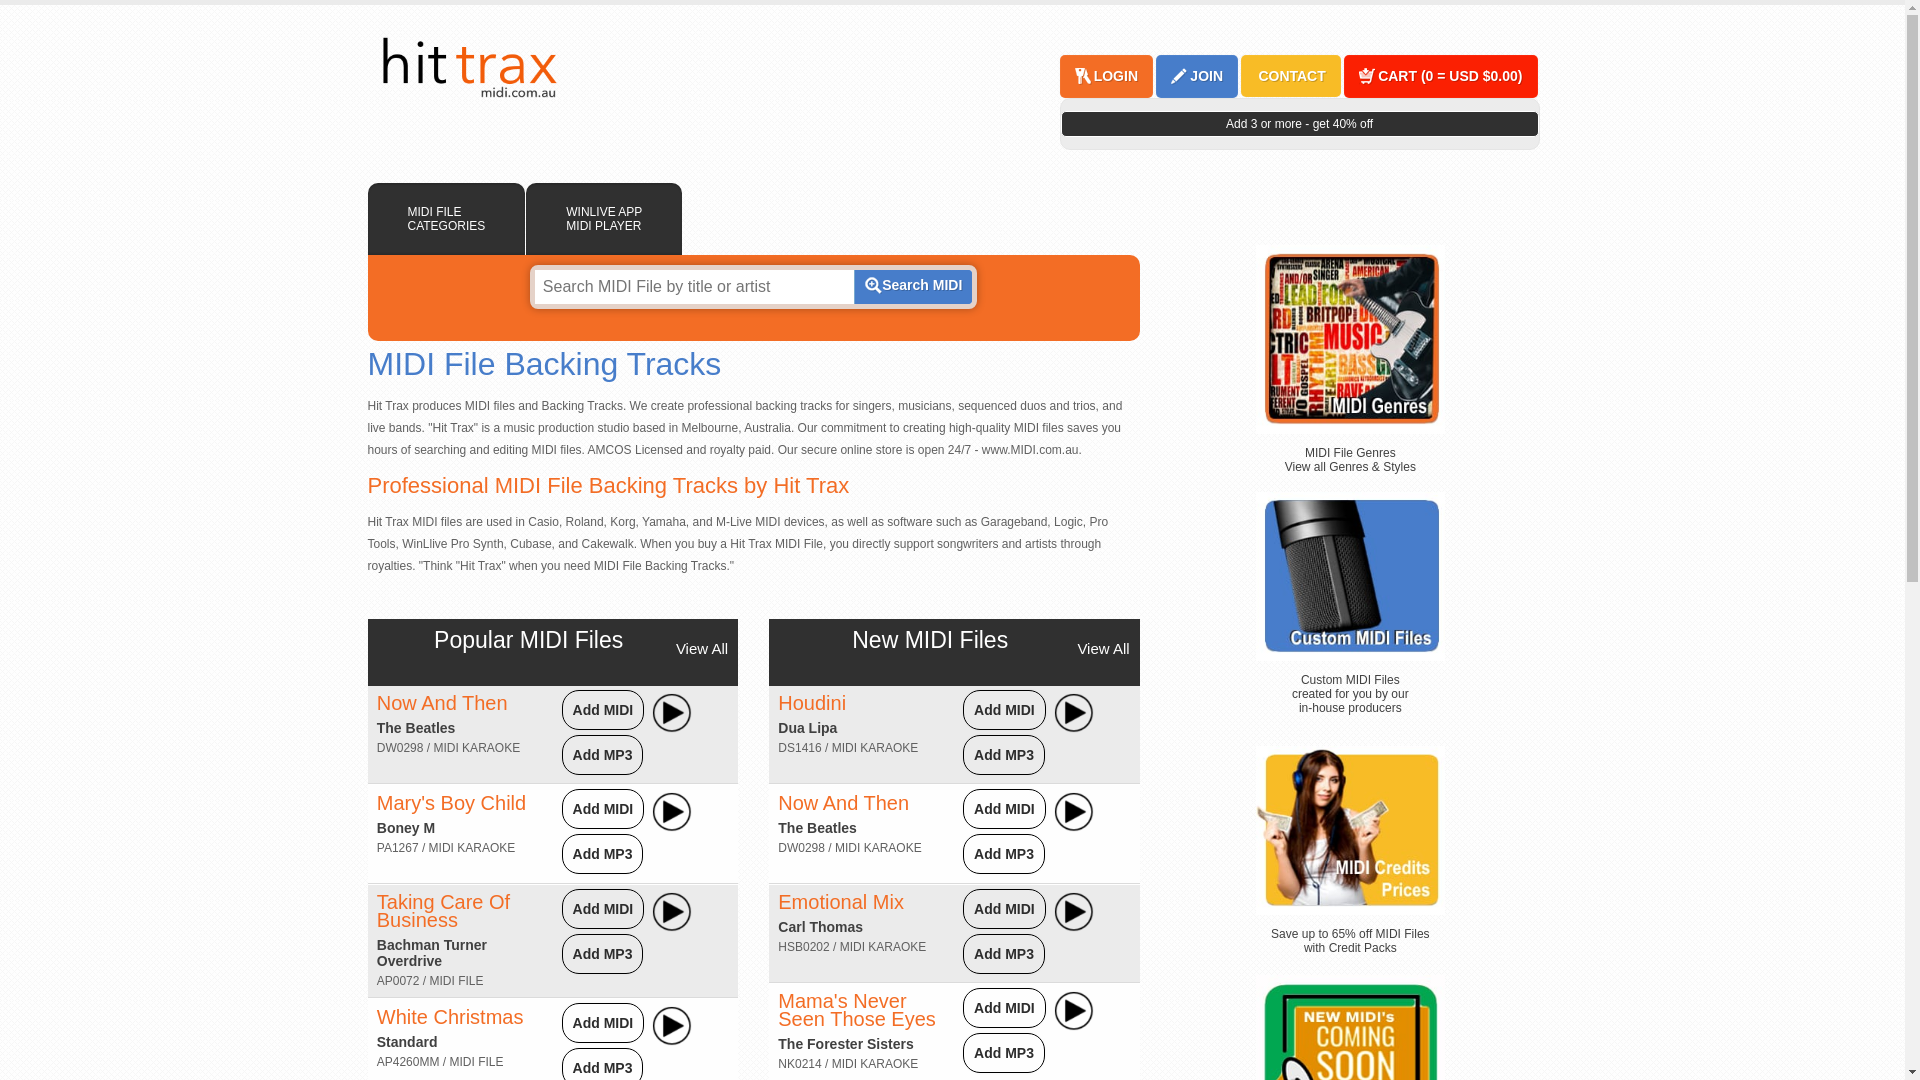 This screenshot has width=1920, height=1080. I want to click on 'Bachman Turner Overdrive', so click(431, 951).